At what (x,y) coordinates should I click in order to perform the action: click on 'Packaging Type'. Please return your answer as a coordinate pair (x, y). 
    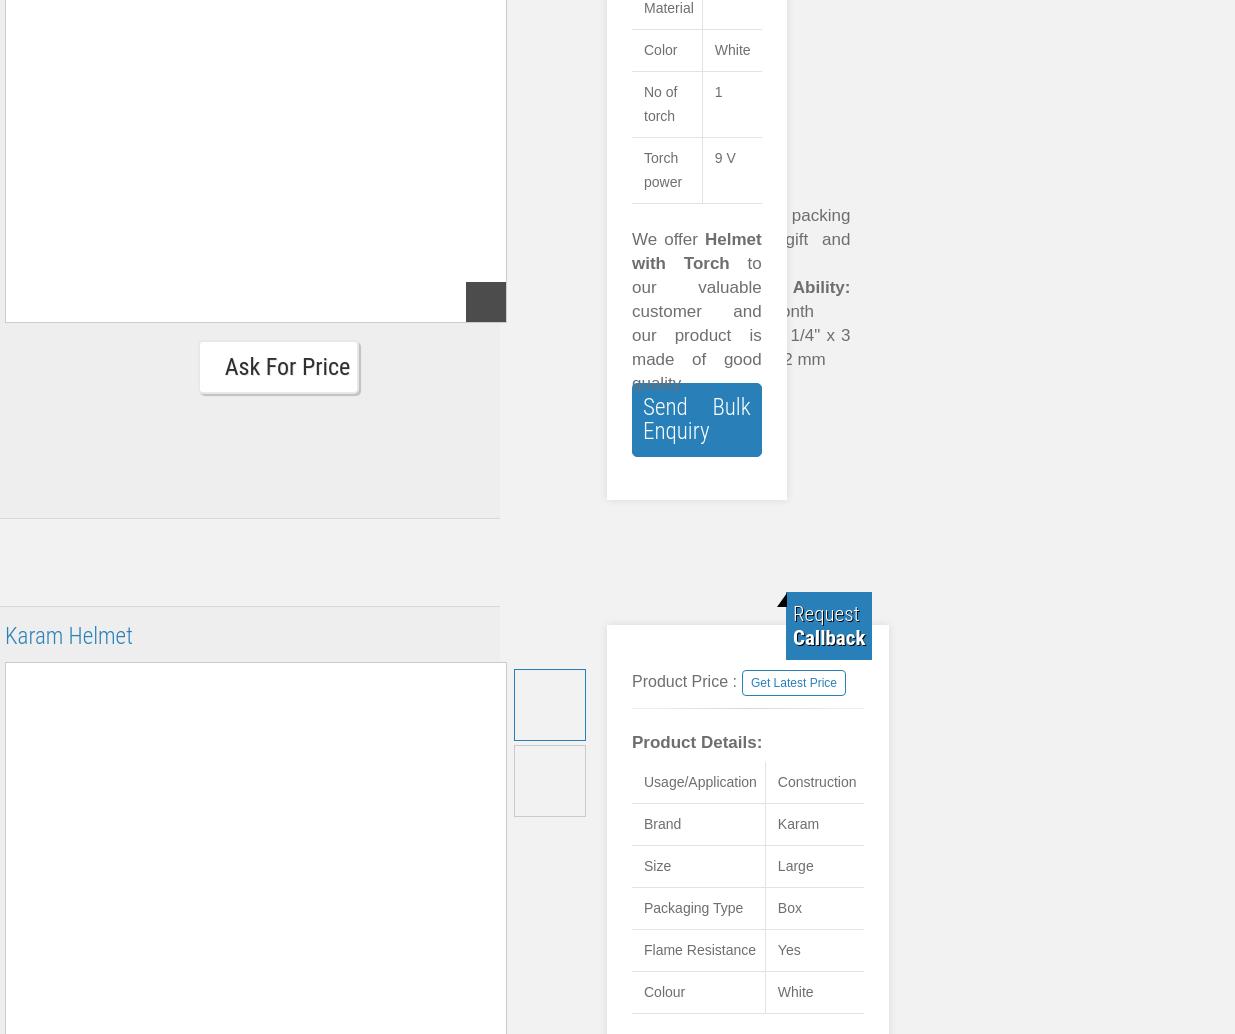
    Looking at the image, I should click on (693, 906).